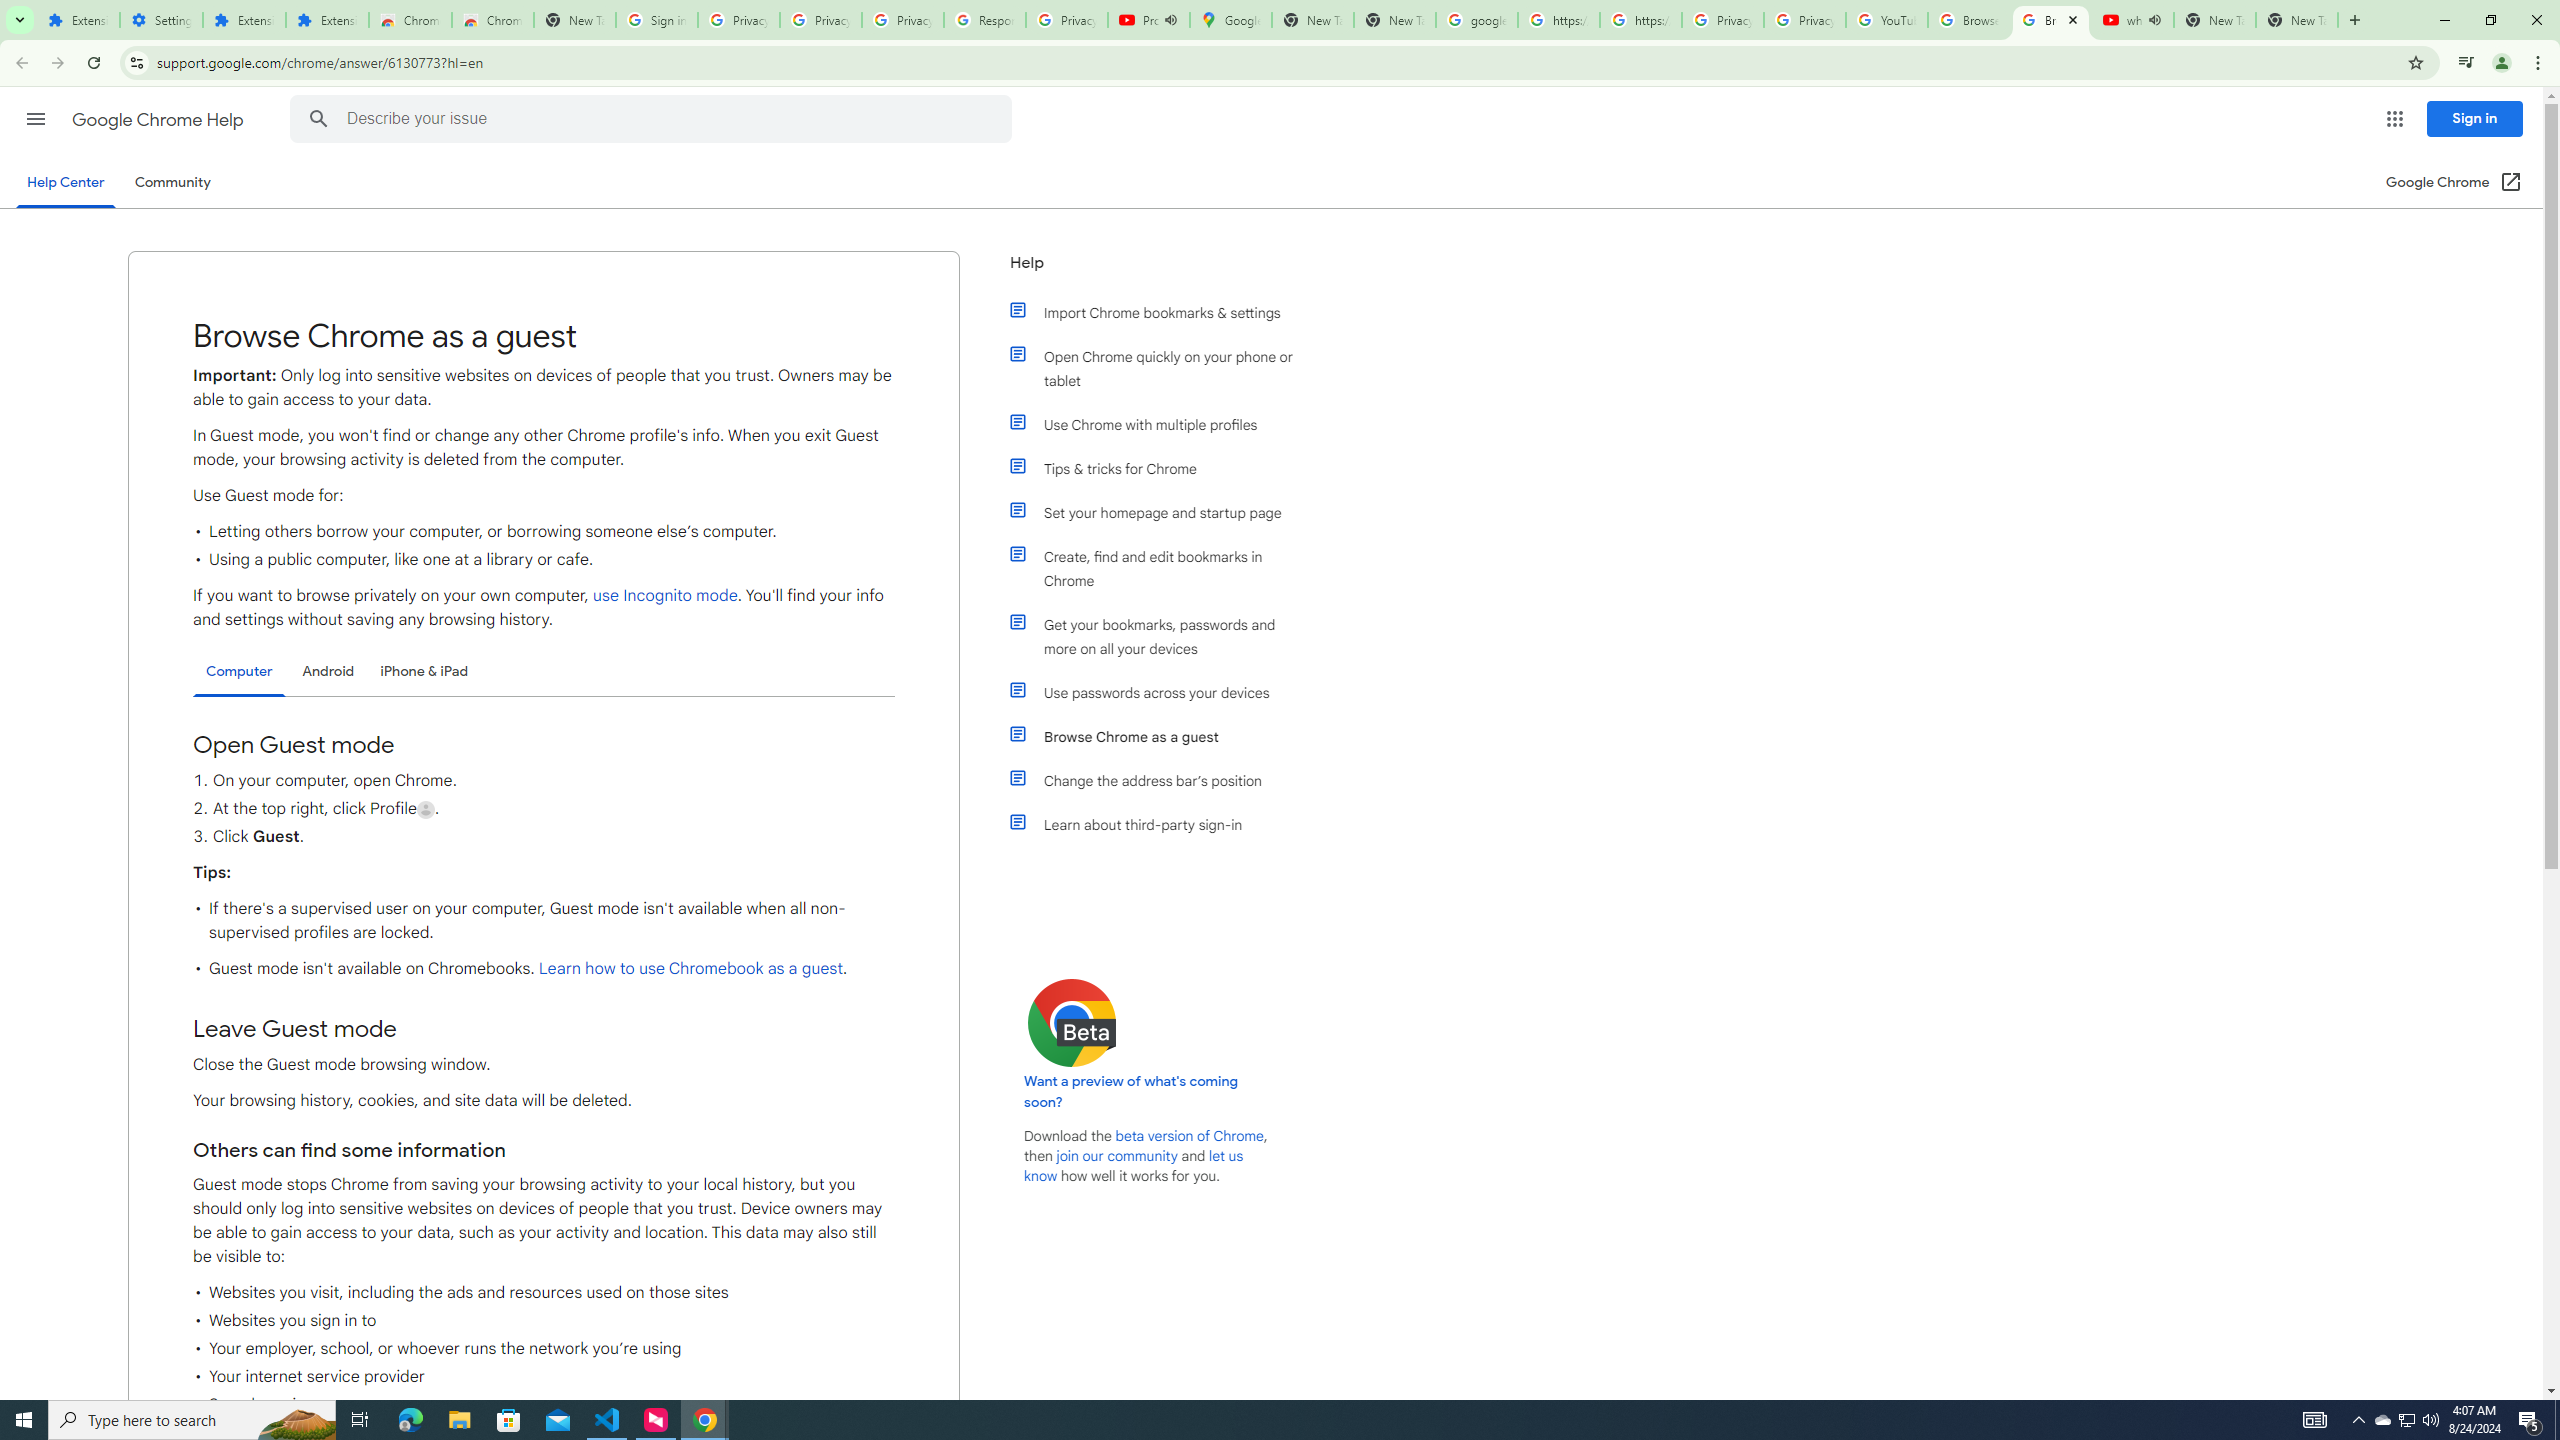  I want to click on 'YouTube', so click(1887, 19).